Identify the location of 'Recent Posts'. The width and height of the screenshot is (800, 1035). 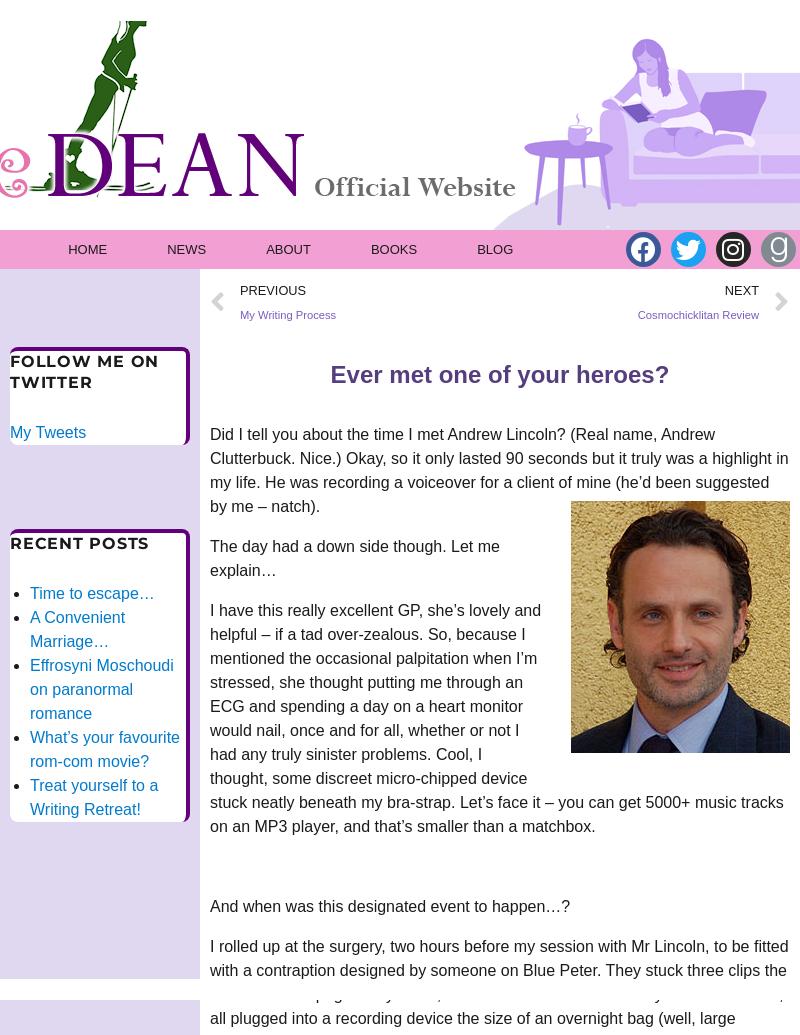
(79, 542).